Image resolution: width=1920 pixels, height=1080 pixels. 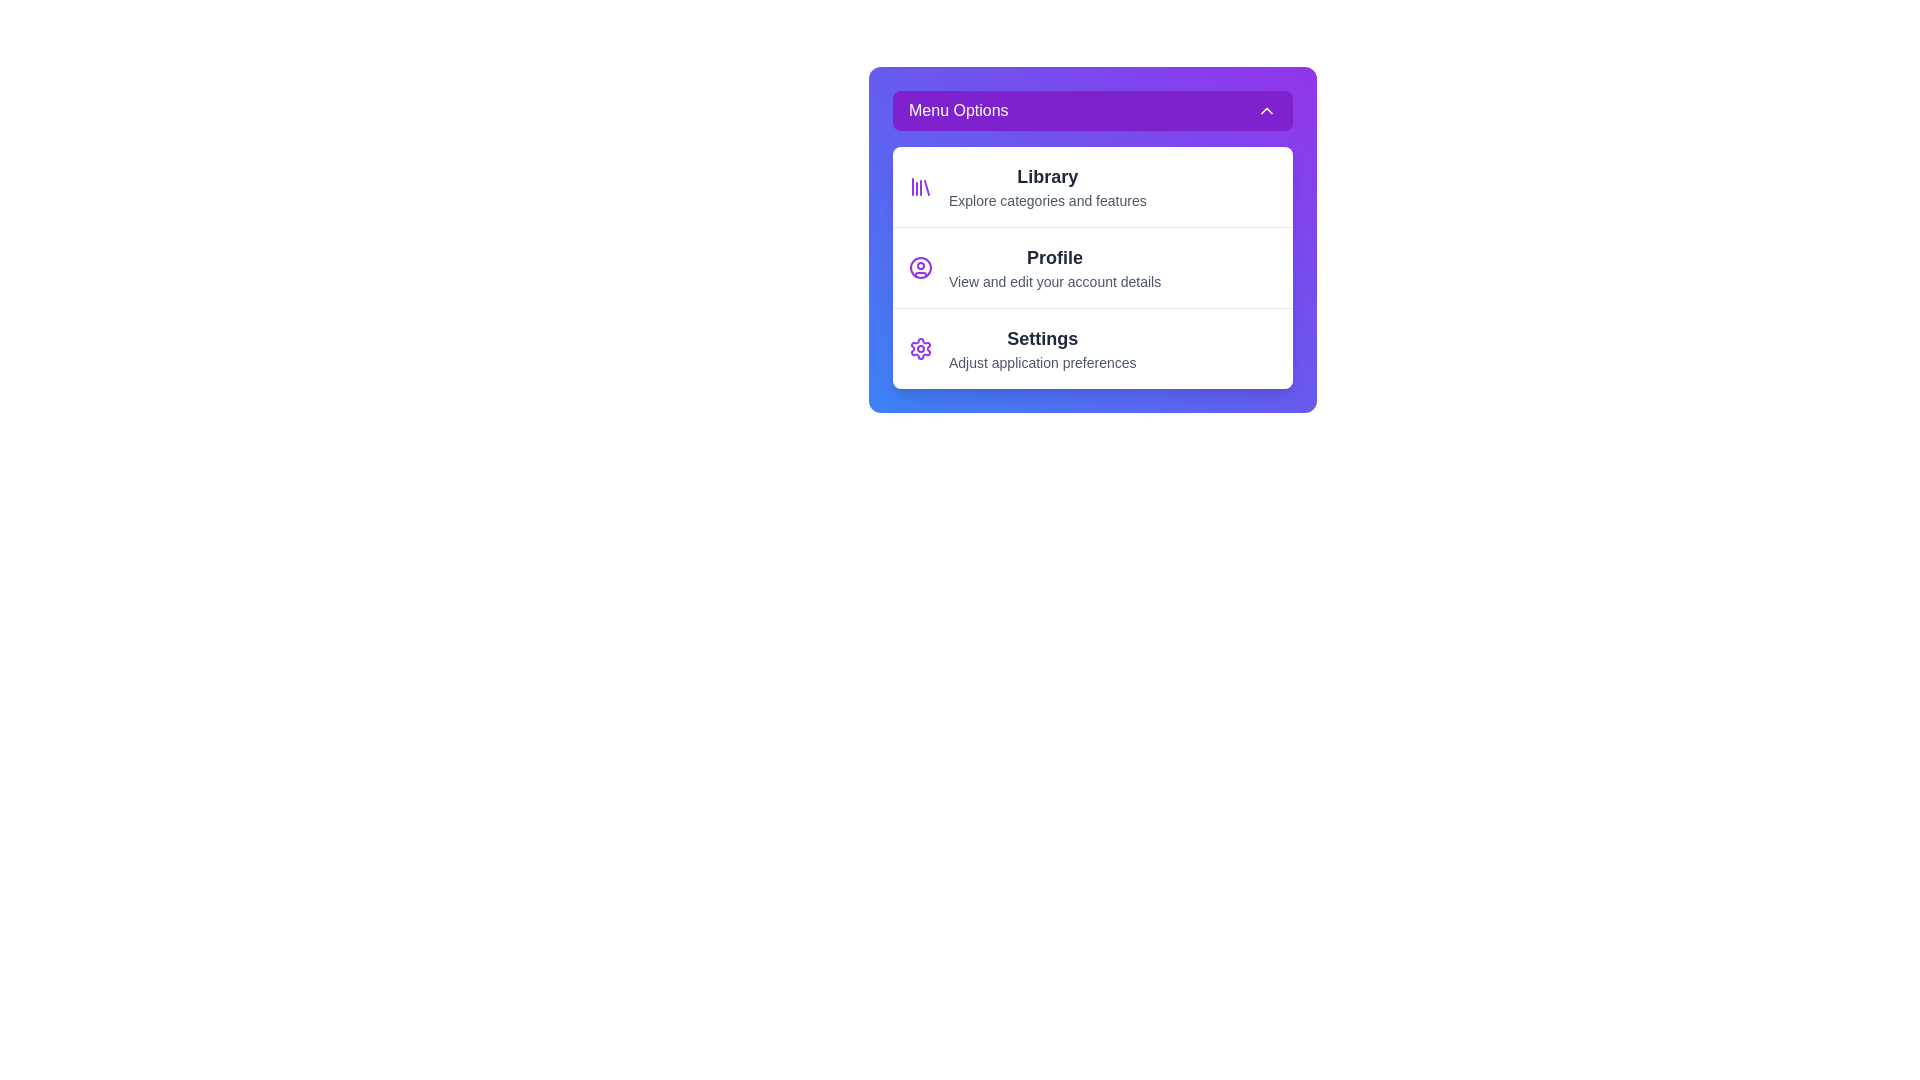 What do you see at coordinates (1054, 257) in the screenshot?
I see `the 'Profile' text label that identifies the relevant area for viewing and managing account details, located between the 'Library' section and the 'Settings' section` at bounding box center [1054, 257].